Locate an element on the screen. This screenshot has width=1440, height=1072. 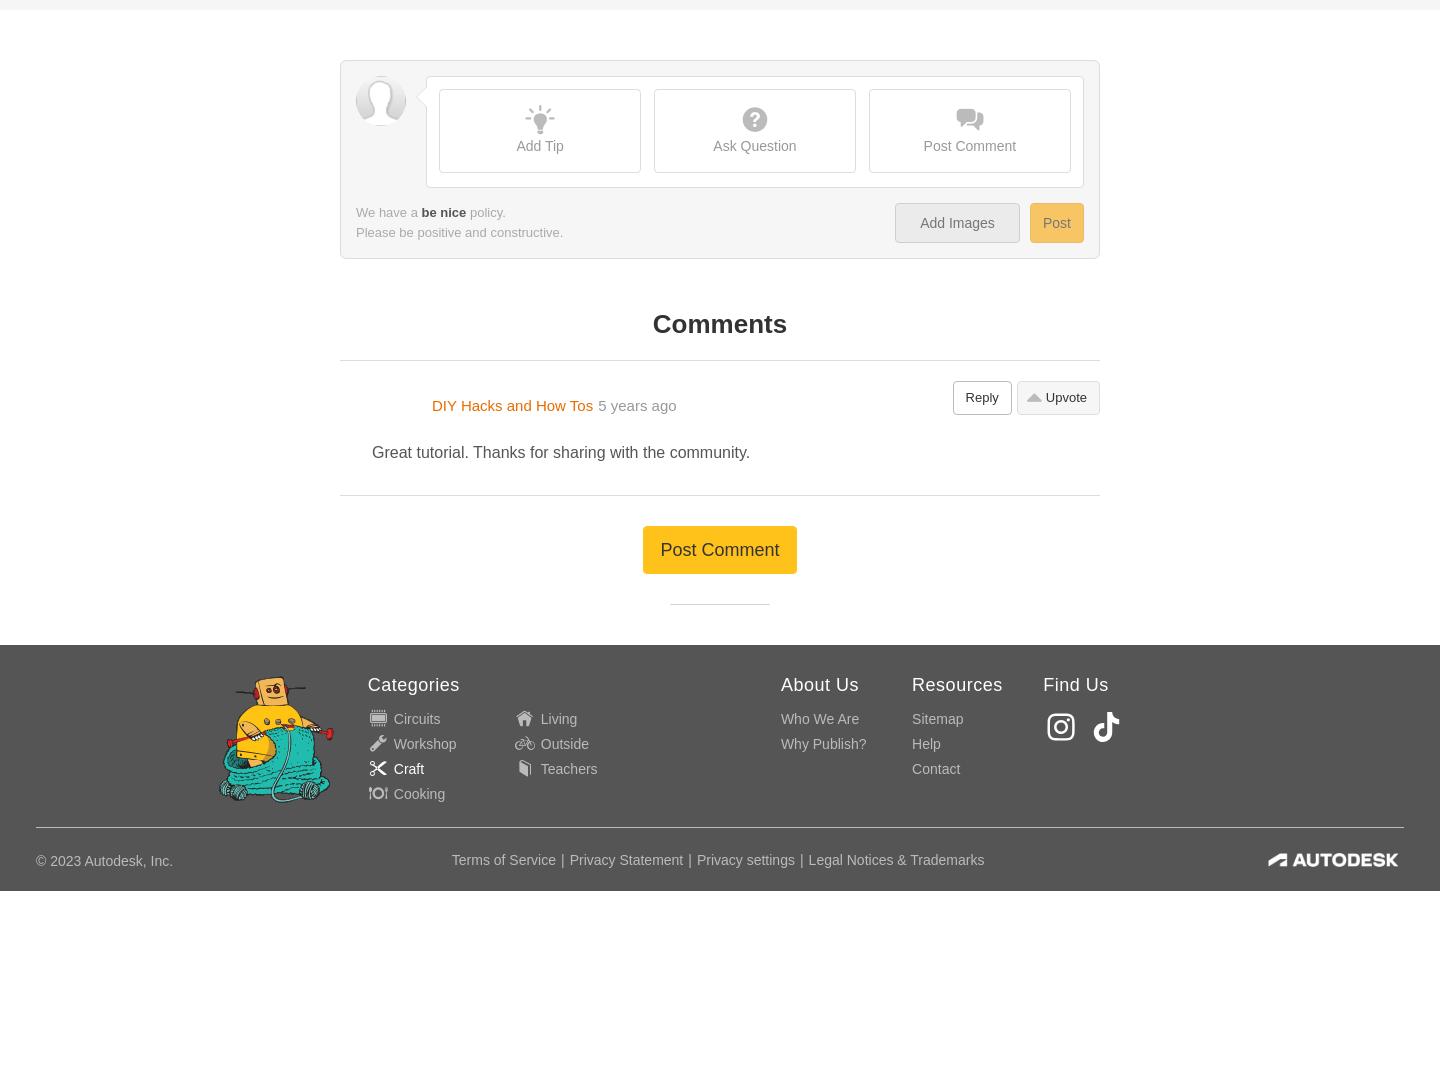
'Outside' is located at coordinates (564, 282).